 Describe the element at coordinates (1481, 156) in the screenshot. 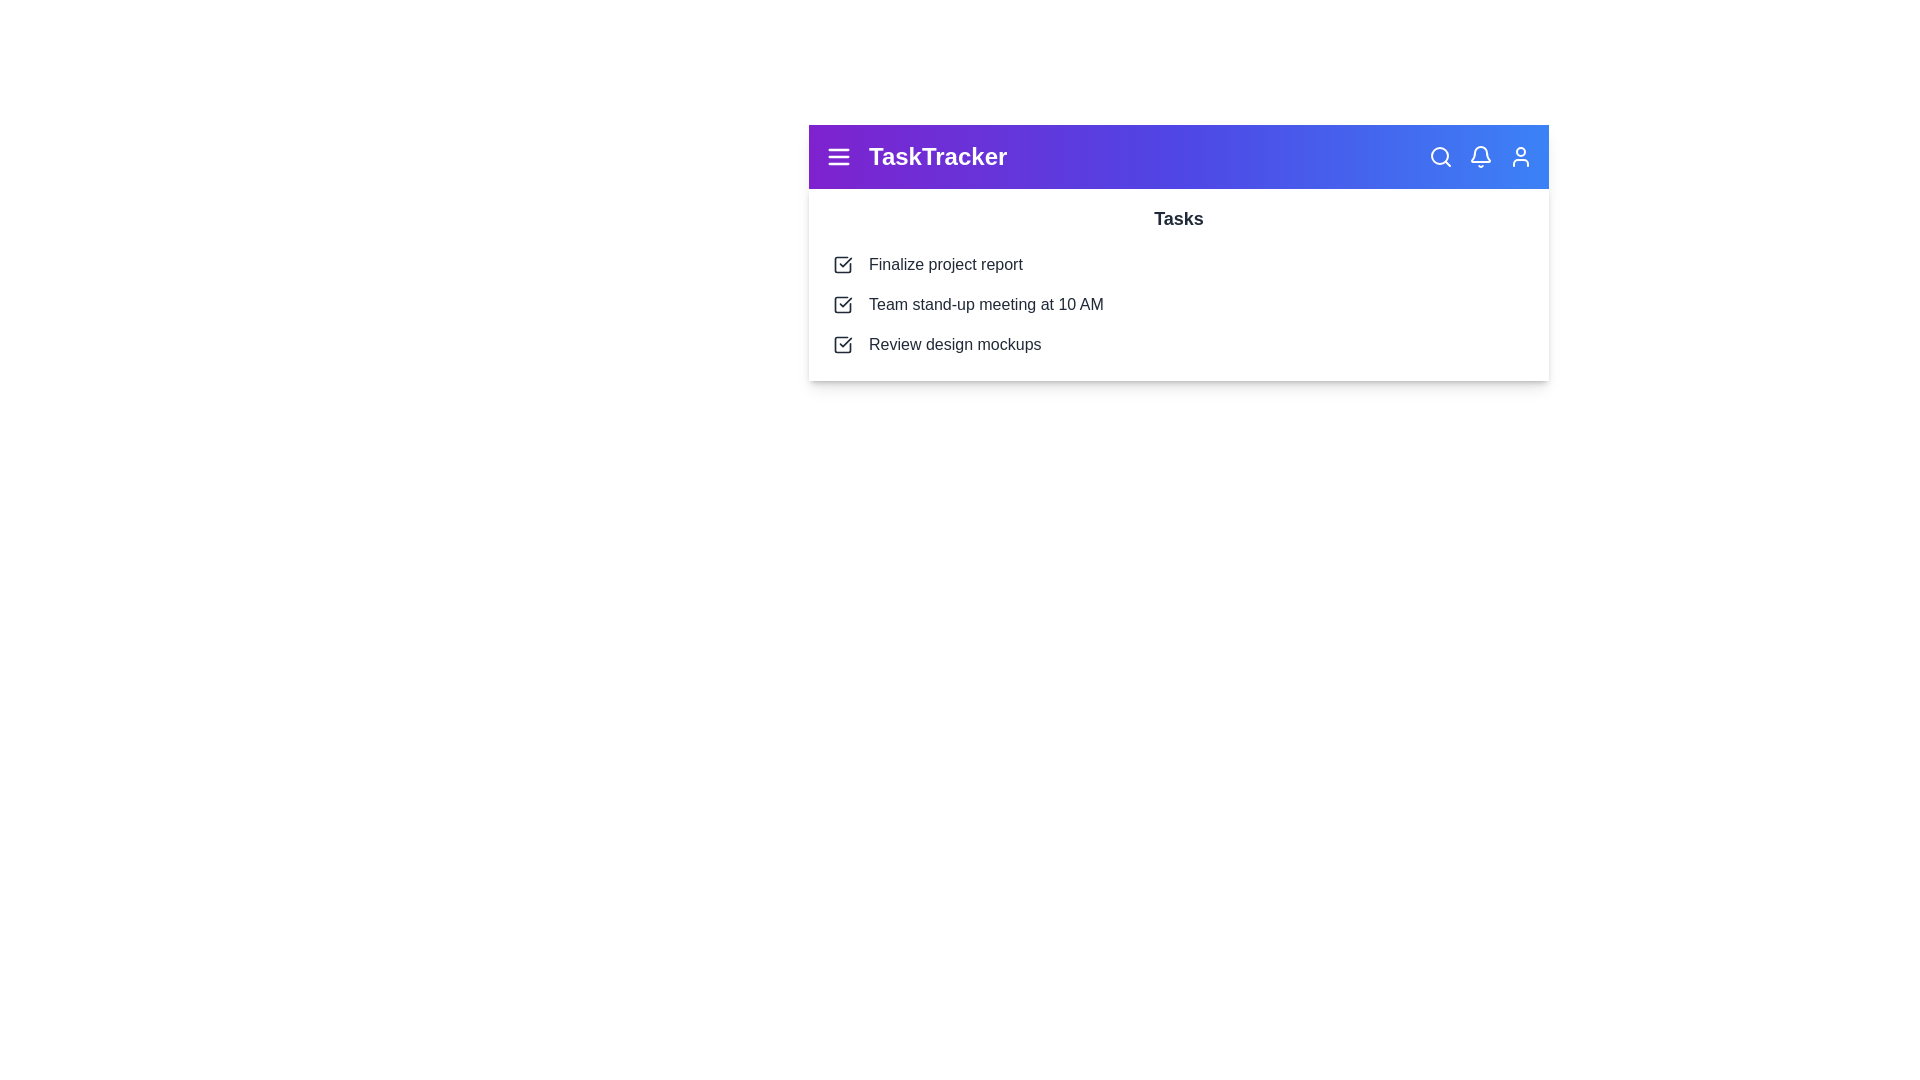

I see `the notification icon in the app bar` at that location.